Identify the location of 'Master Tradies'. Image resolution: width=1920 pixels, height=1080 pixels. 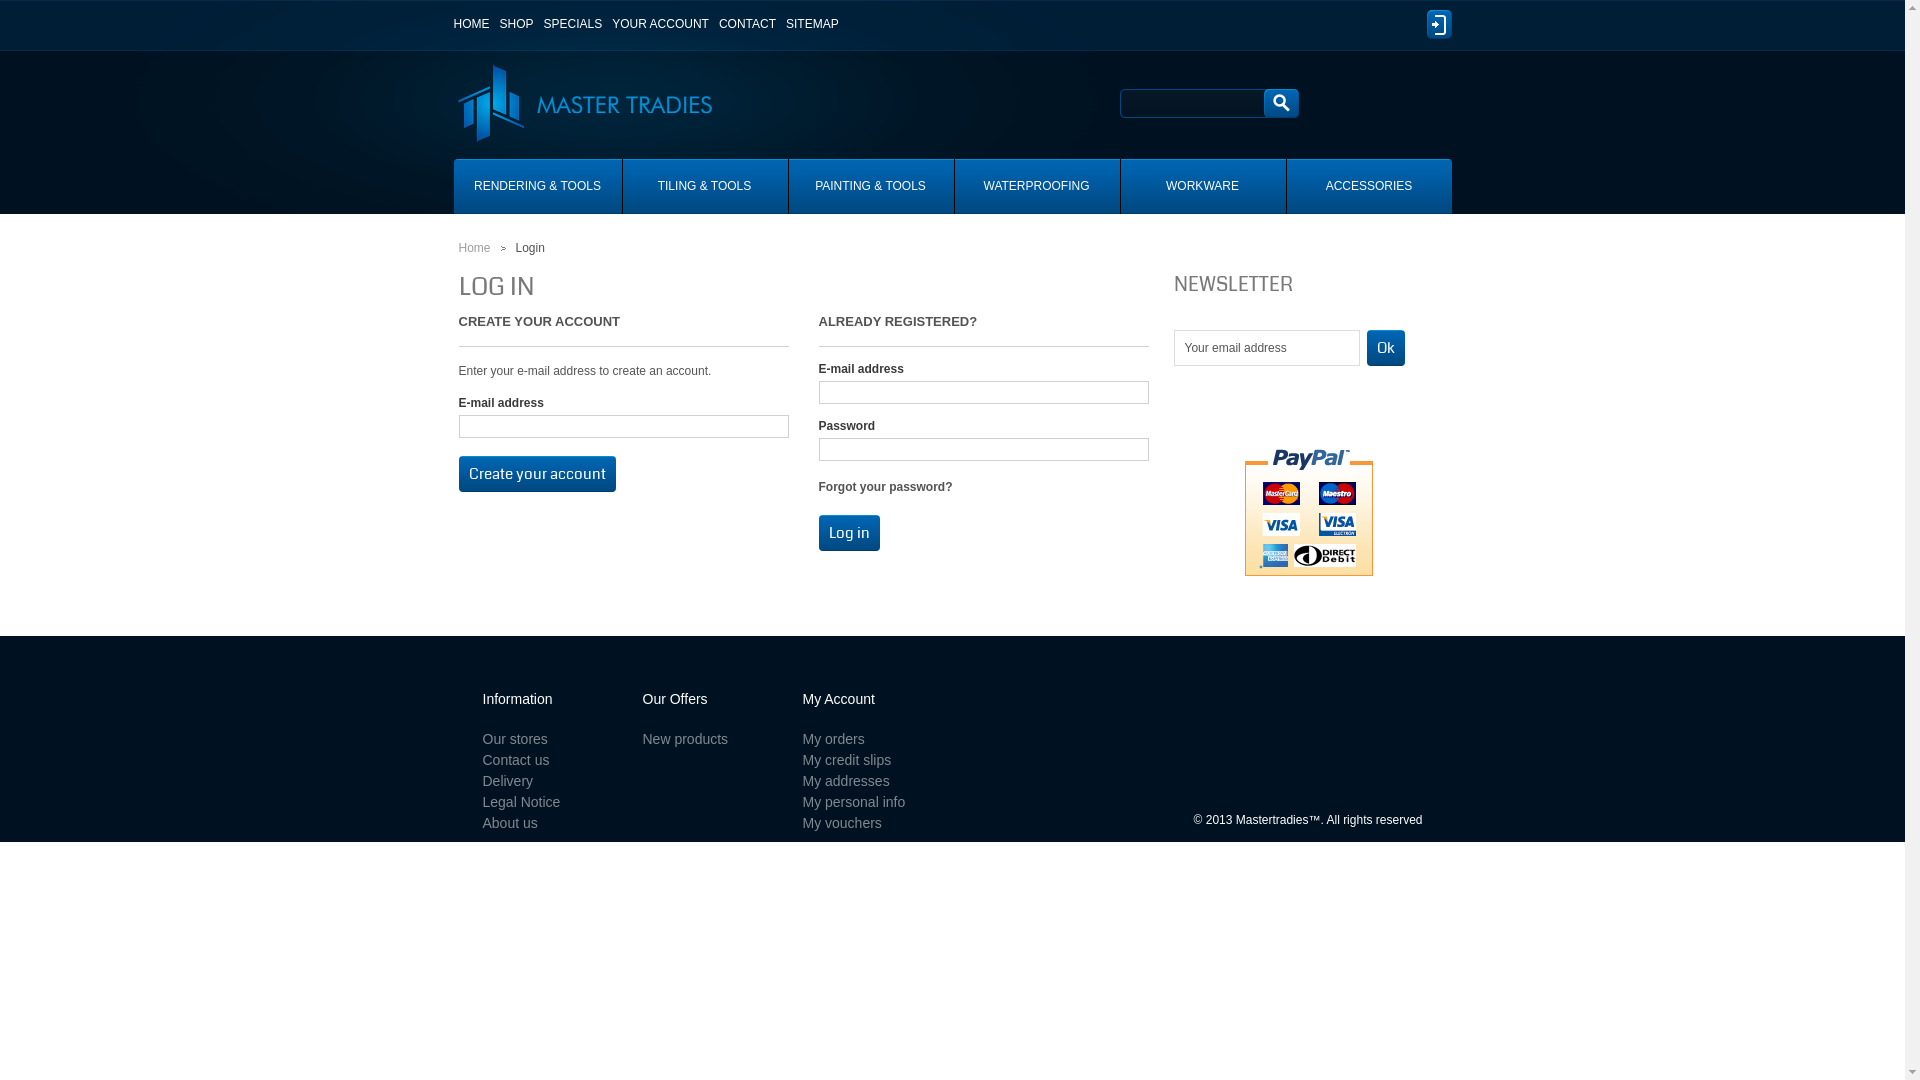
(567, 75).